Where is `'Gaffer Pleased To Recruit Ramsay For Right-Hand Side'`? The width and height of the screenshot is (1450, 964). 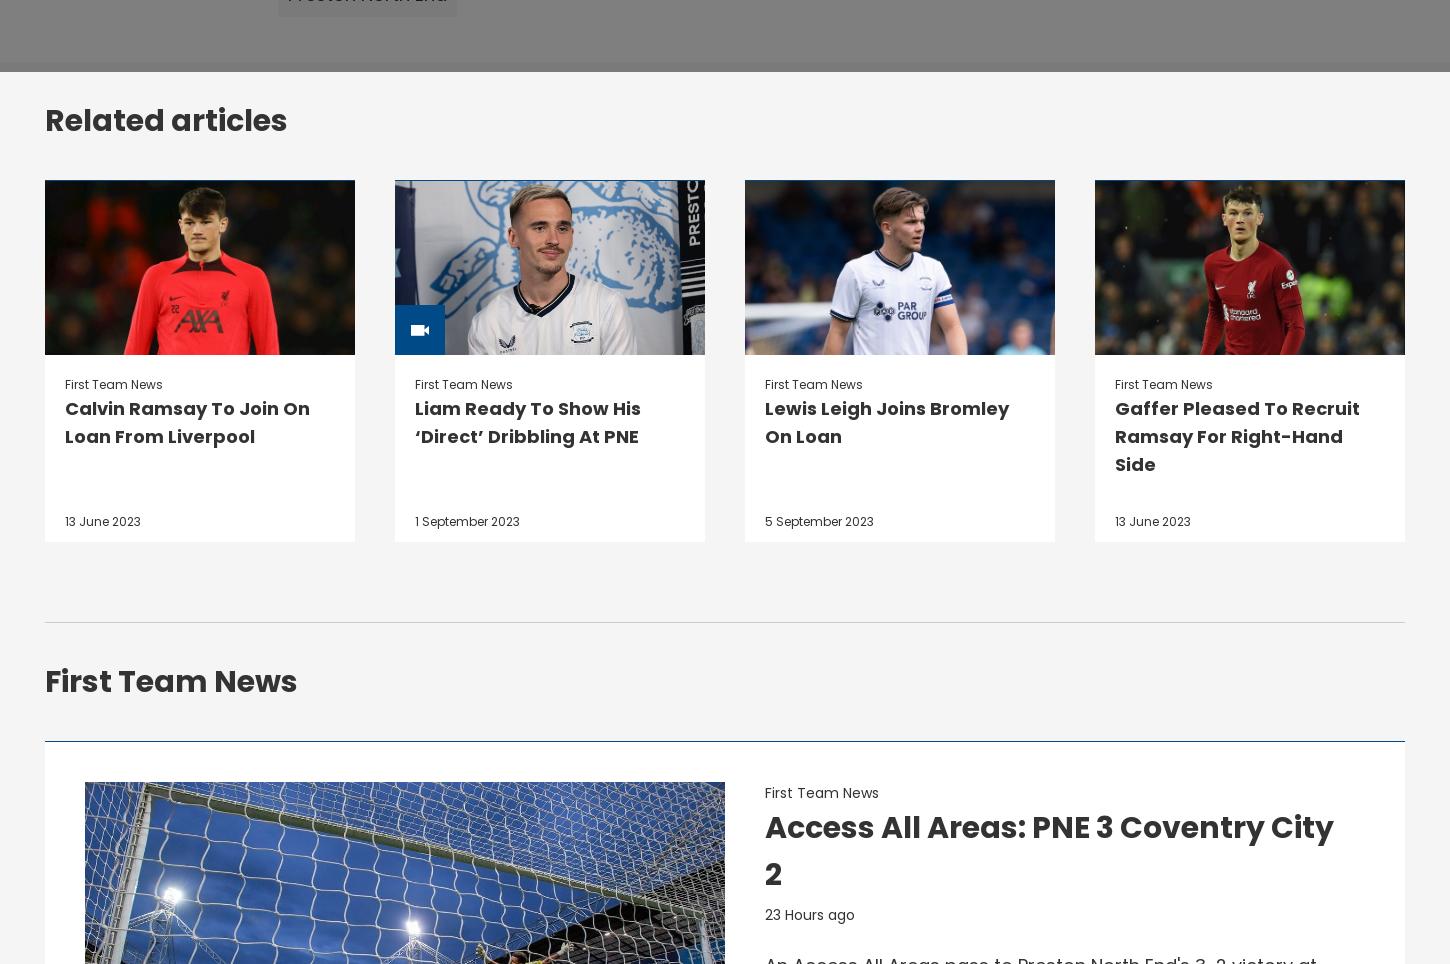 'Gaffer Pleased To Recruit Ramsay For Right-Hand Side' is located at coordinates (1237, 435).